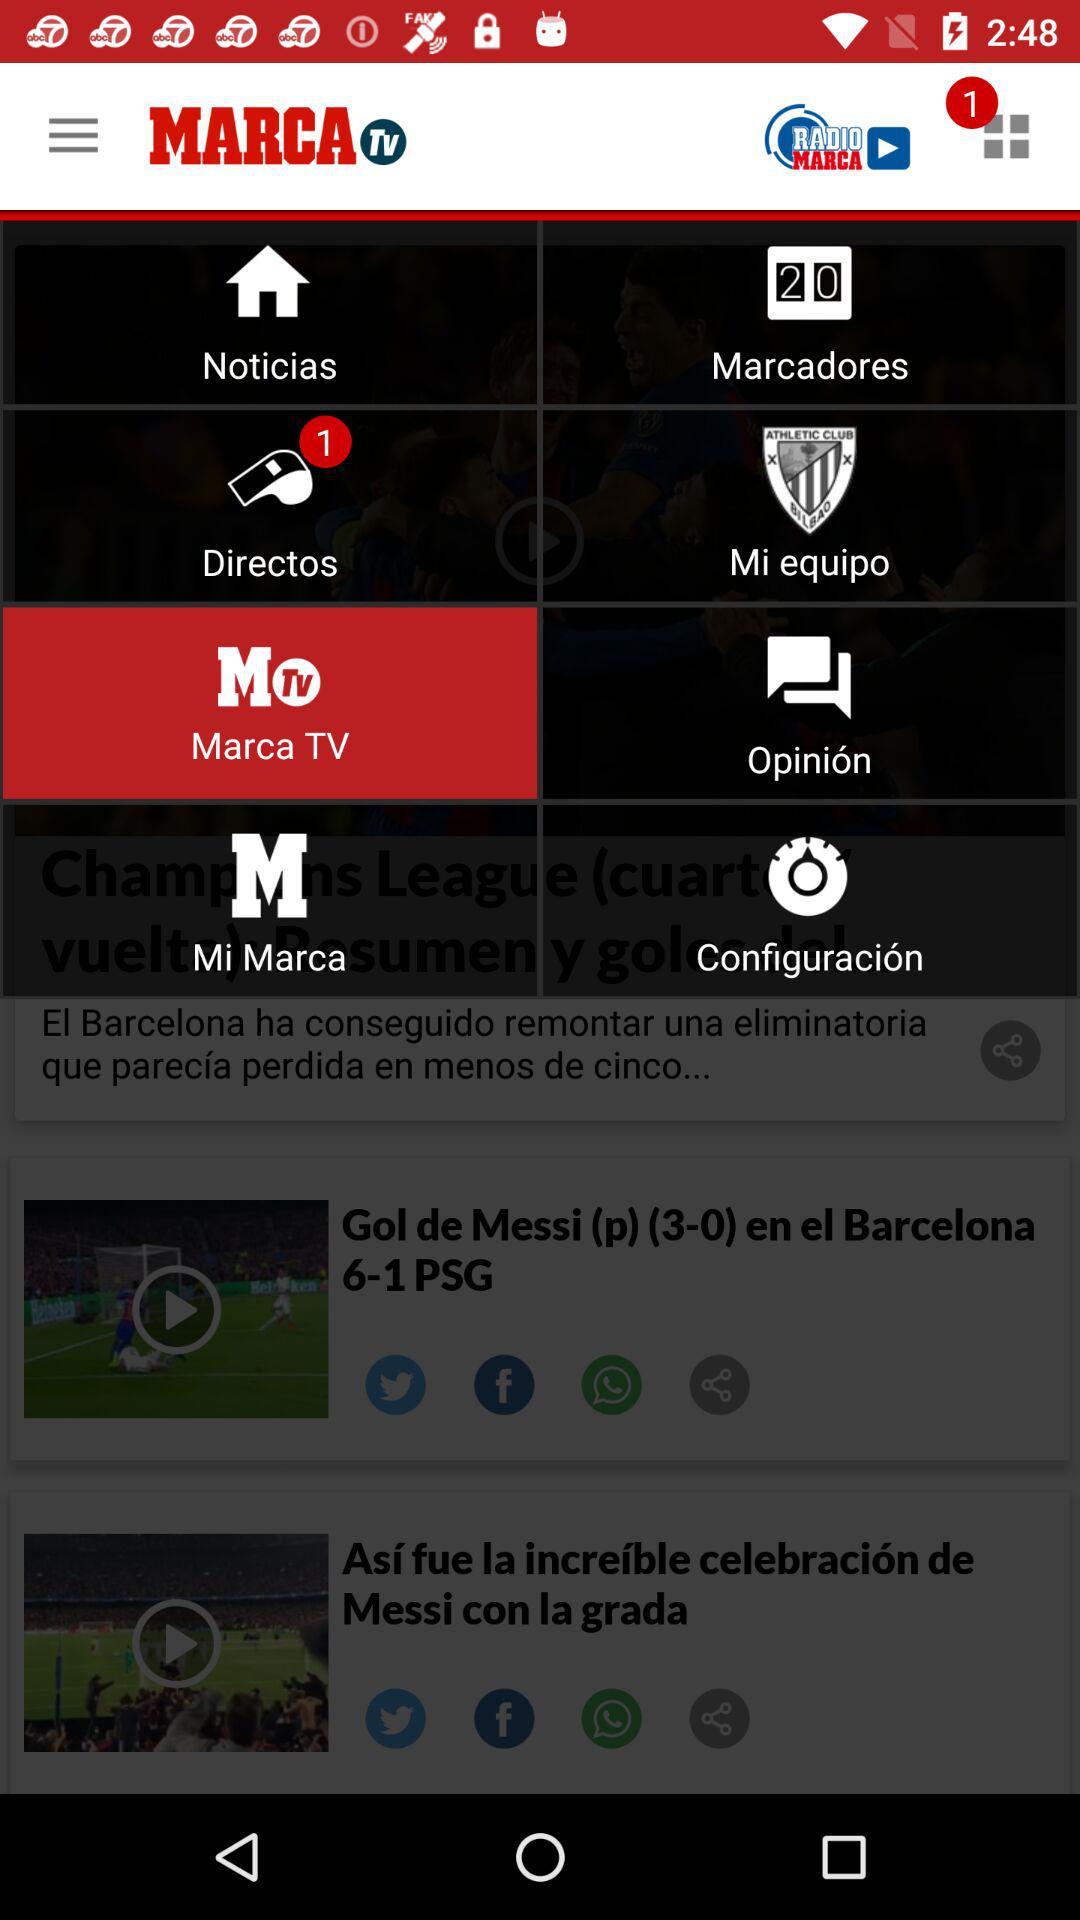 The width and height of the screenshot is (1080, 1920). What do you see at coordinates (270, 703) in the screenshot?
I see `marca tv option` at bounding box center [270, 703].